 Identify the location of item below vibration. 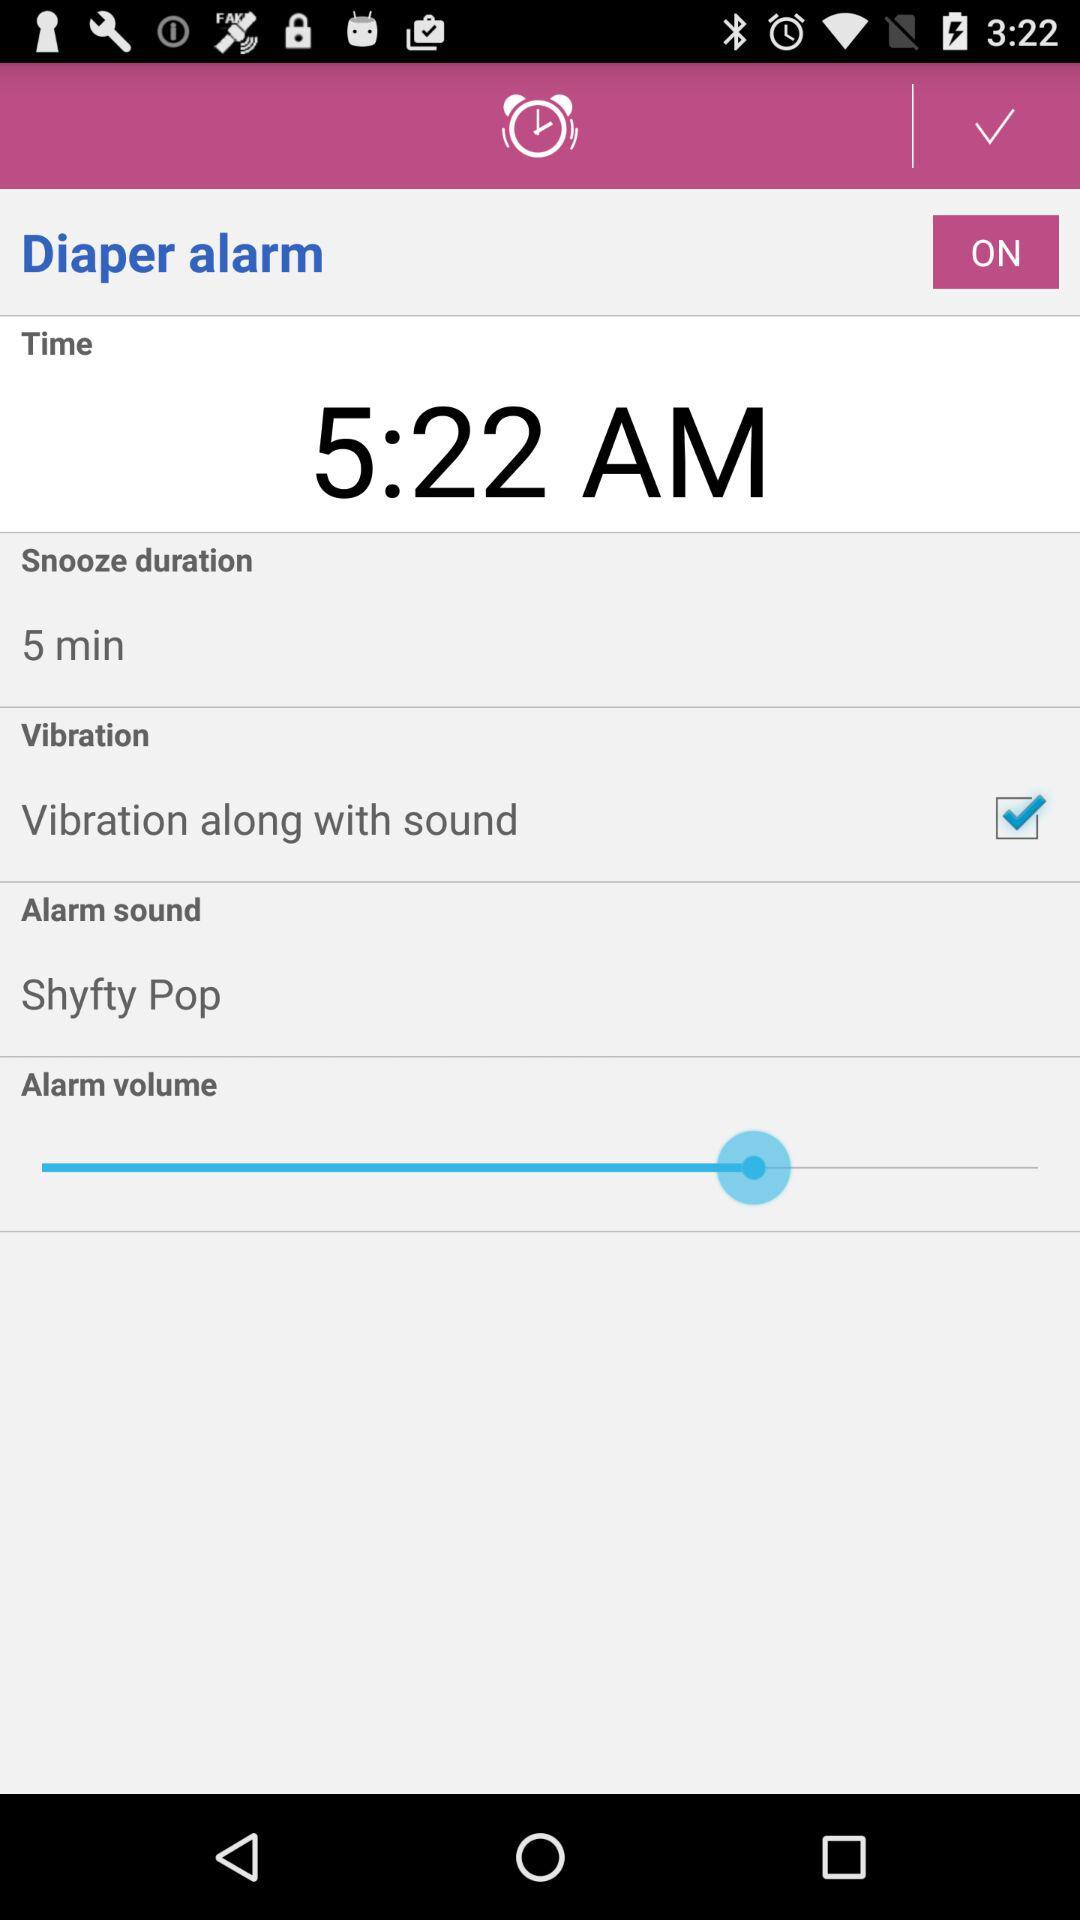
(1017, 818).